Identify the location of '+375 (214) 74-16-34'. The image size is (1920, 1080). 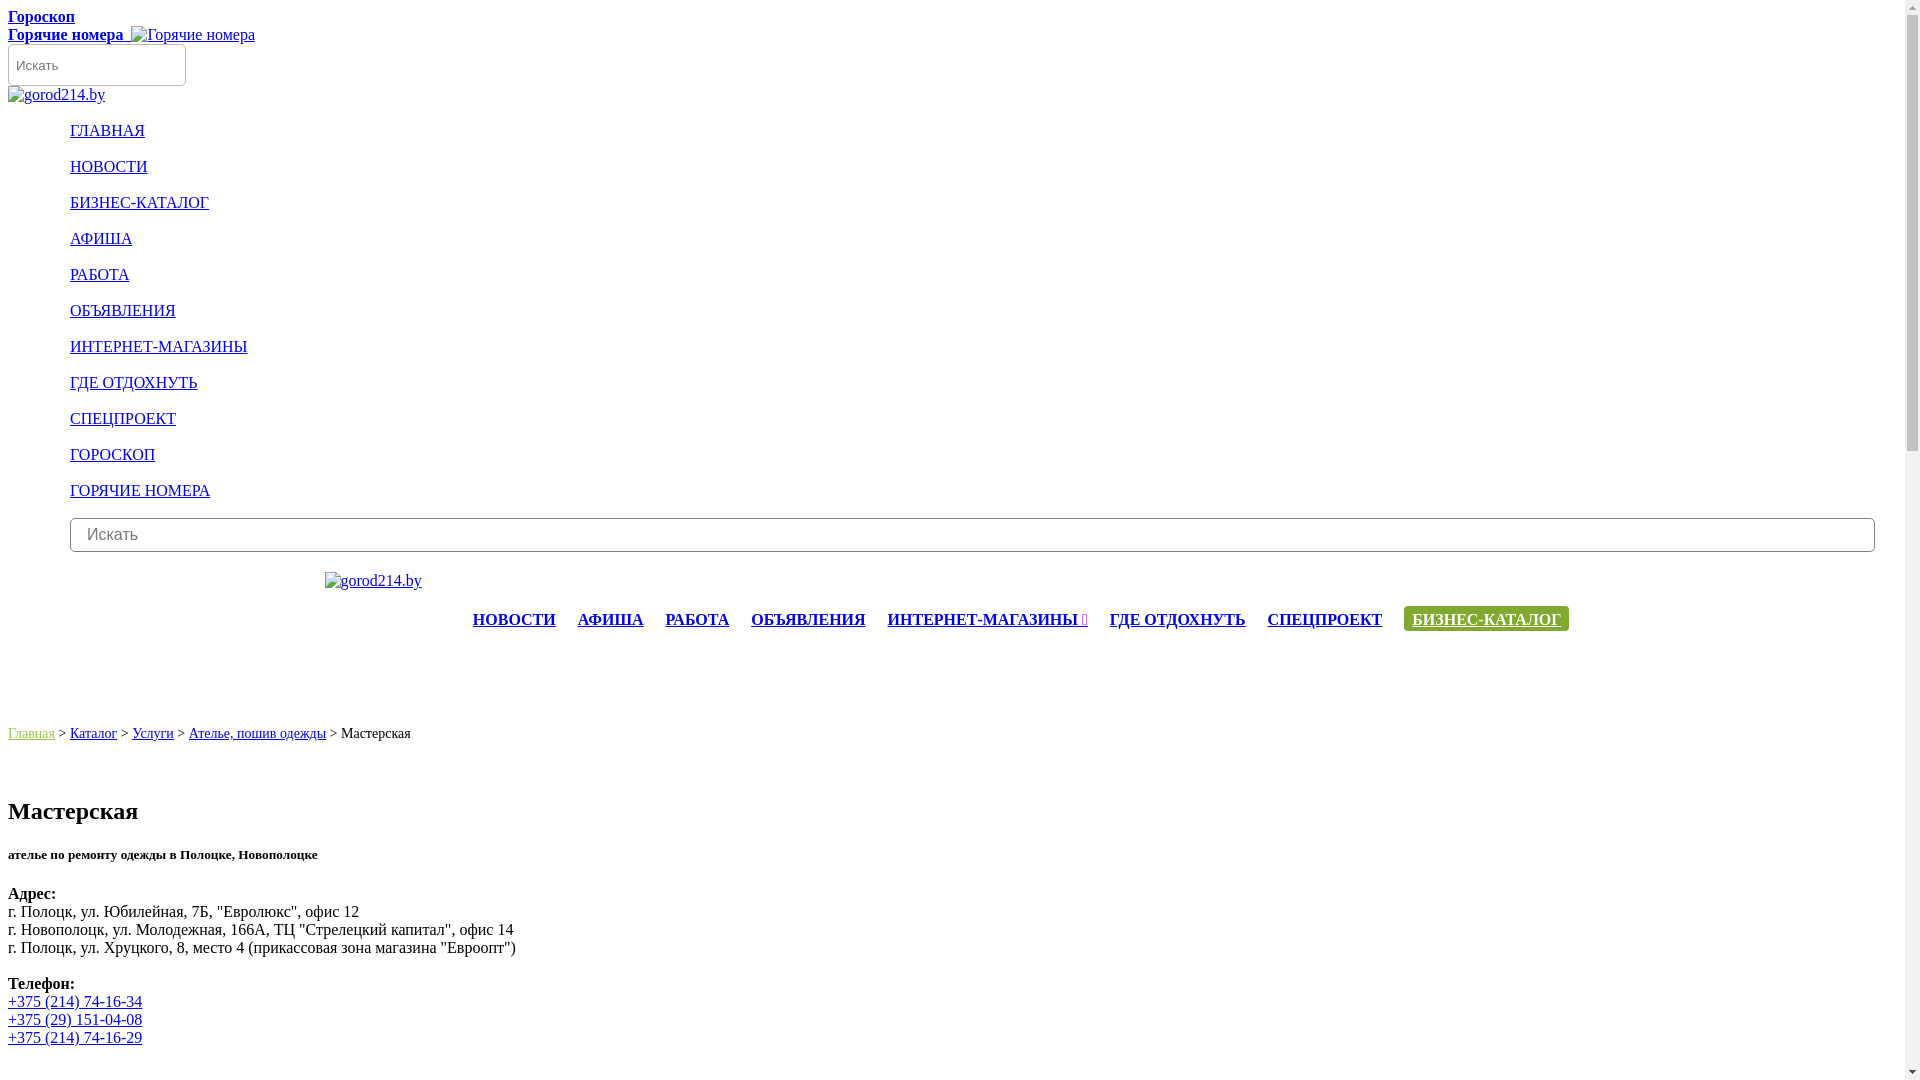
(75, 1001).